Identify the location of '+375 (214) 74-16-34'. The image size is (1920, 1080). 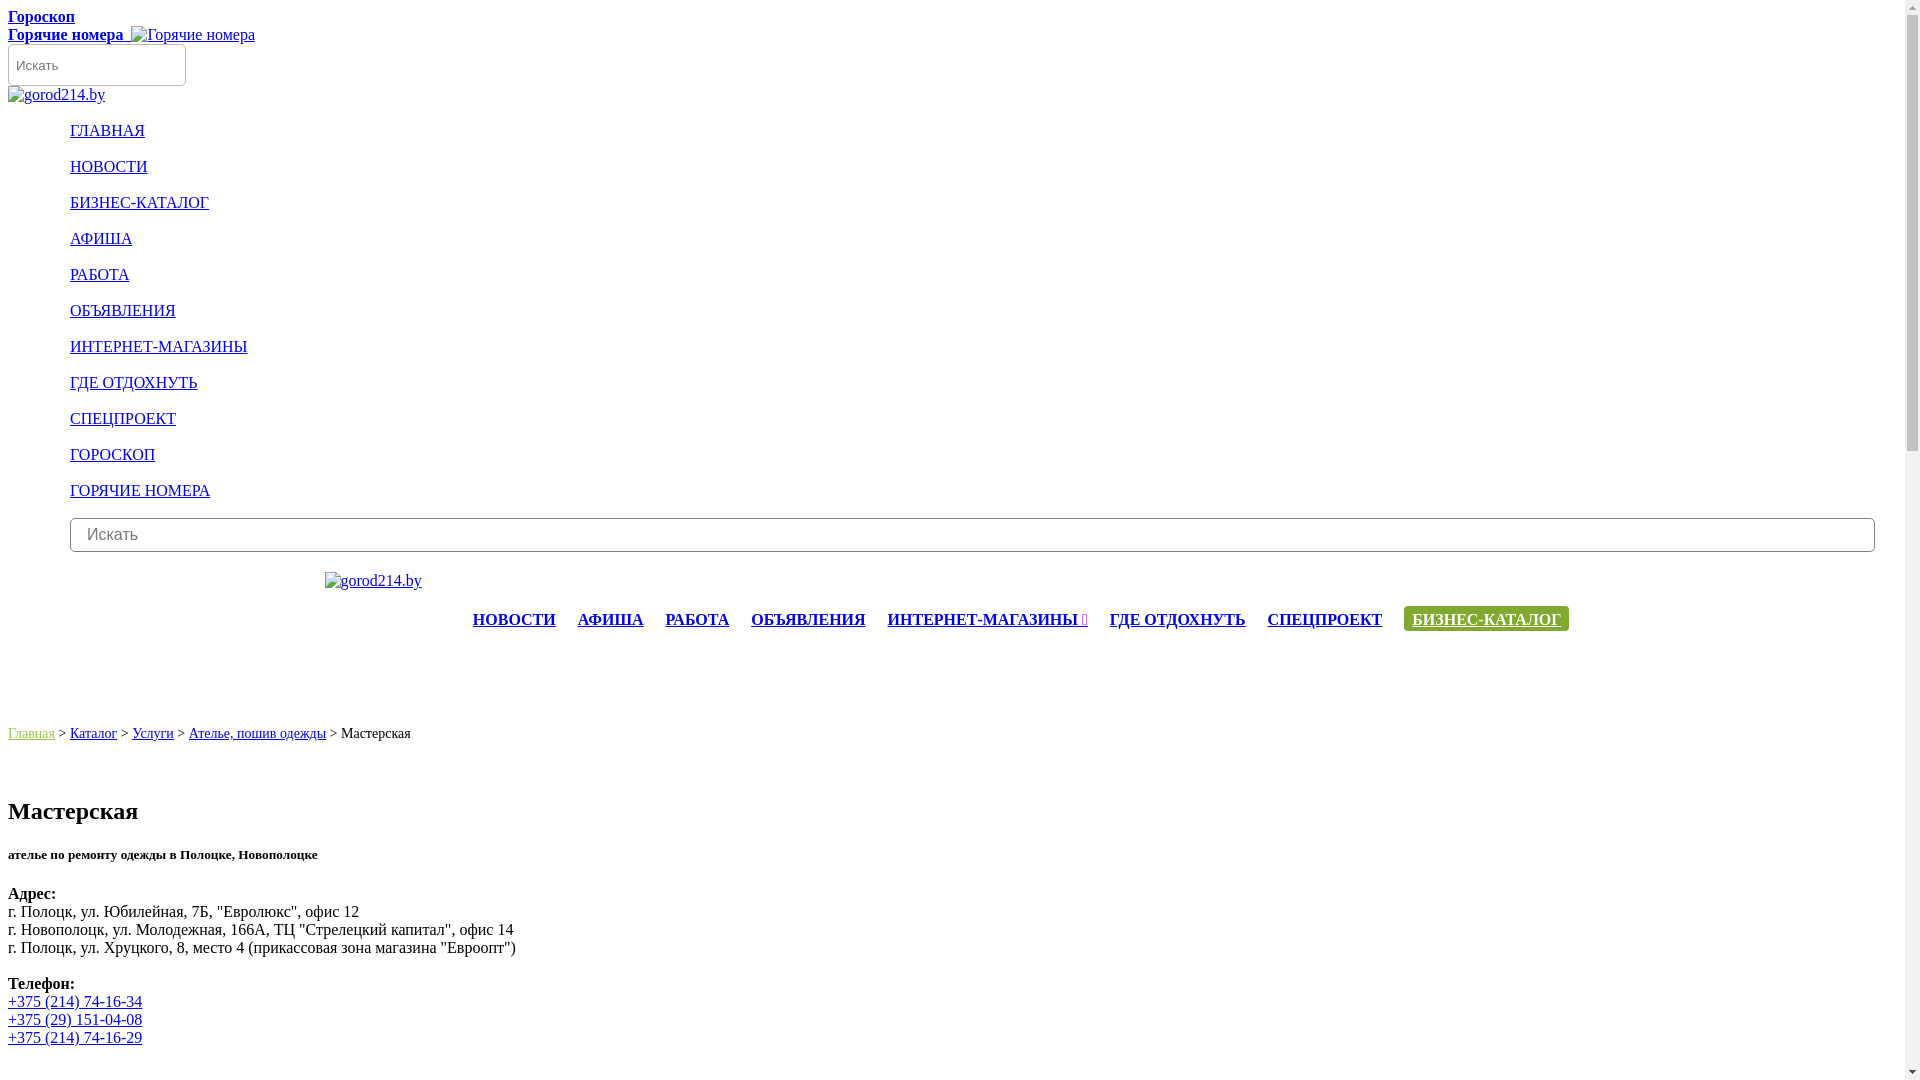
(75, 1001).